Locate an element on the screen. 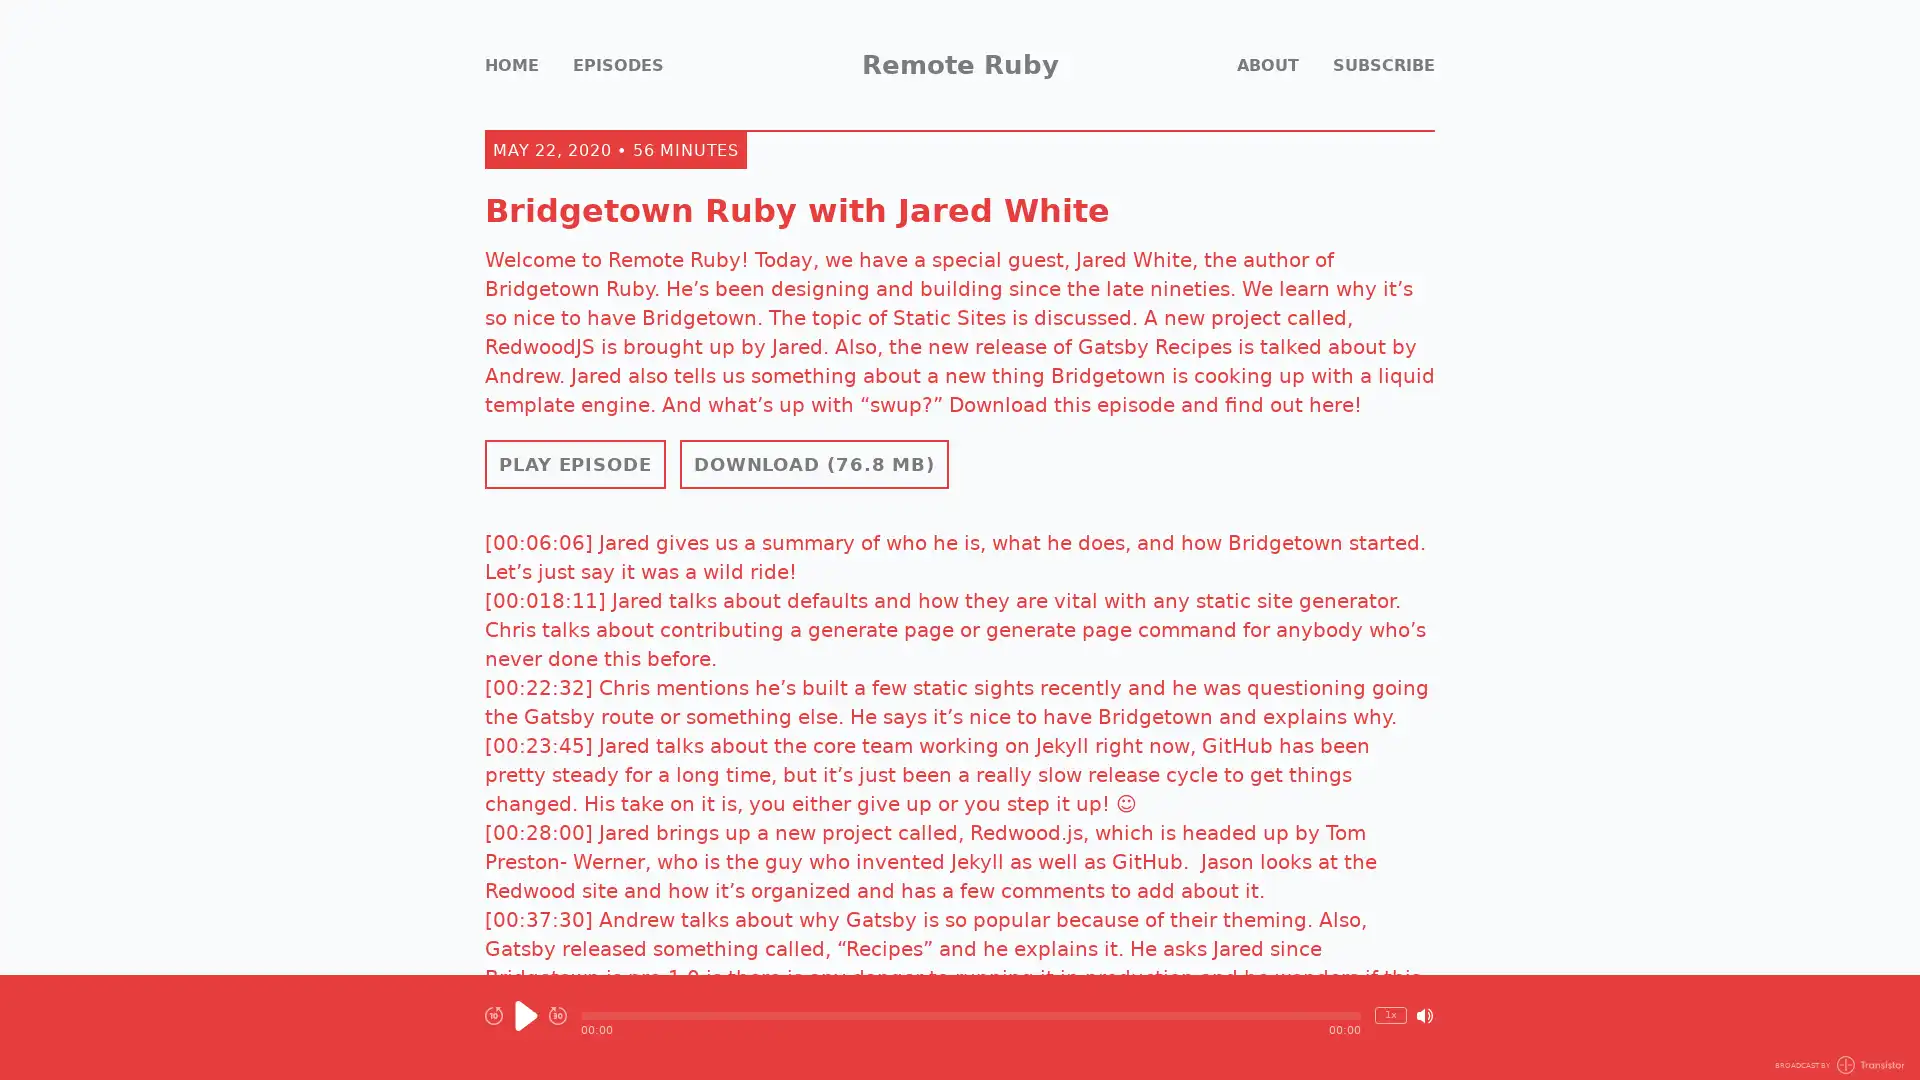  Change Playback Speed (currently 1 times speed) is located at coordinates (1390, 1014).